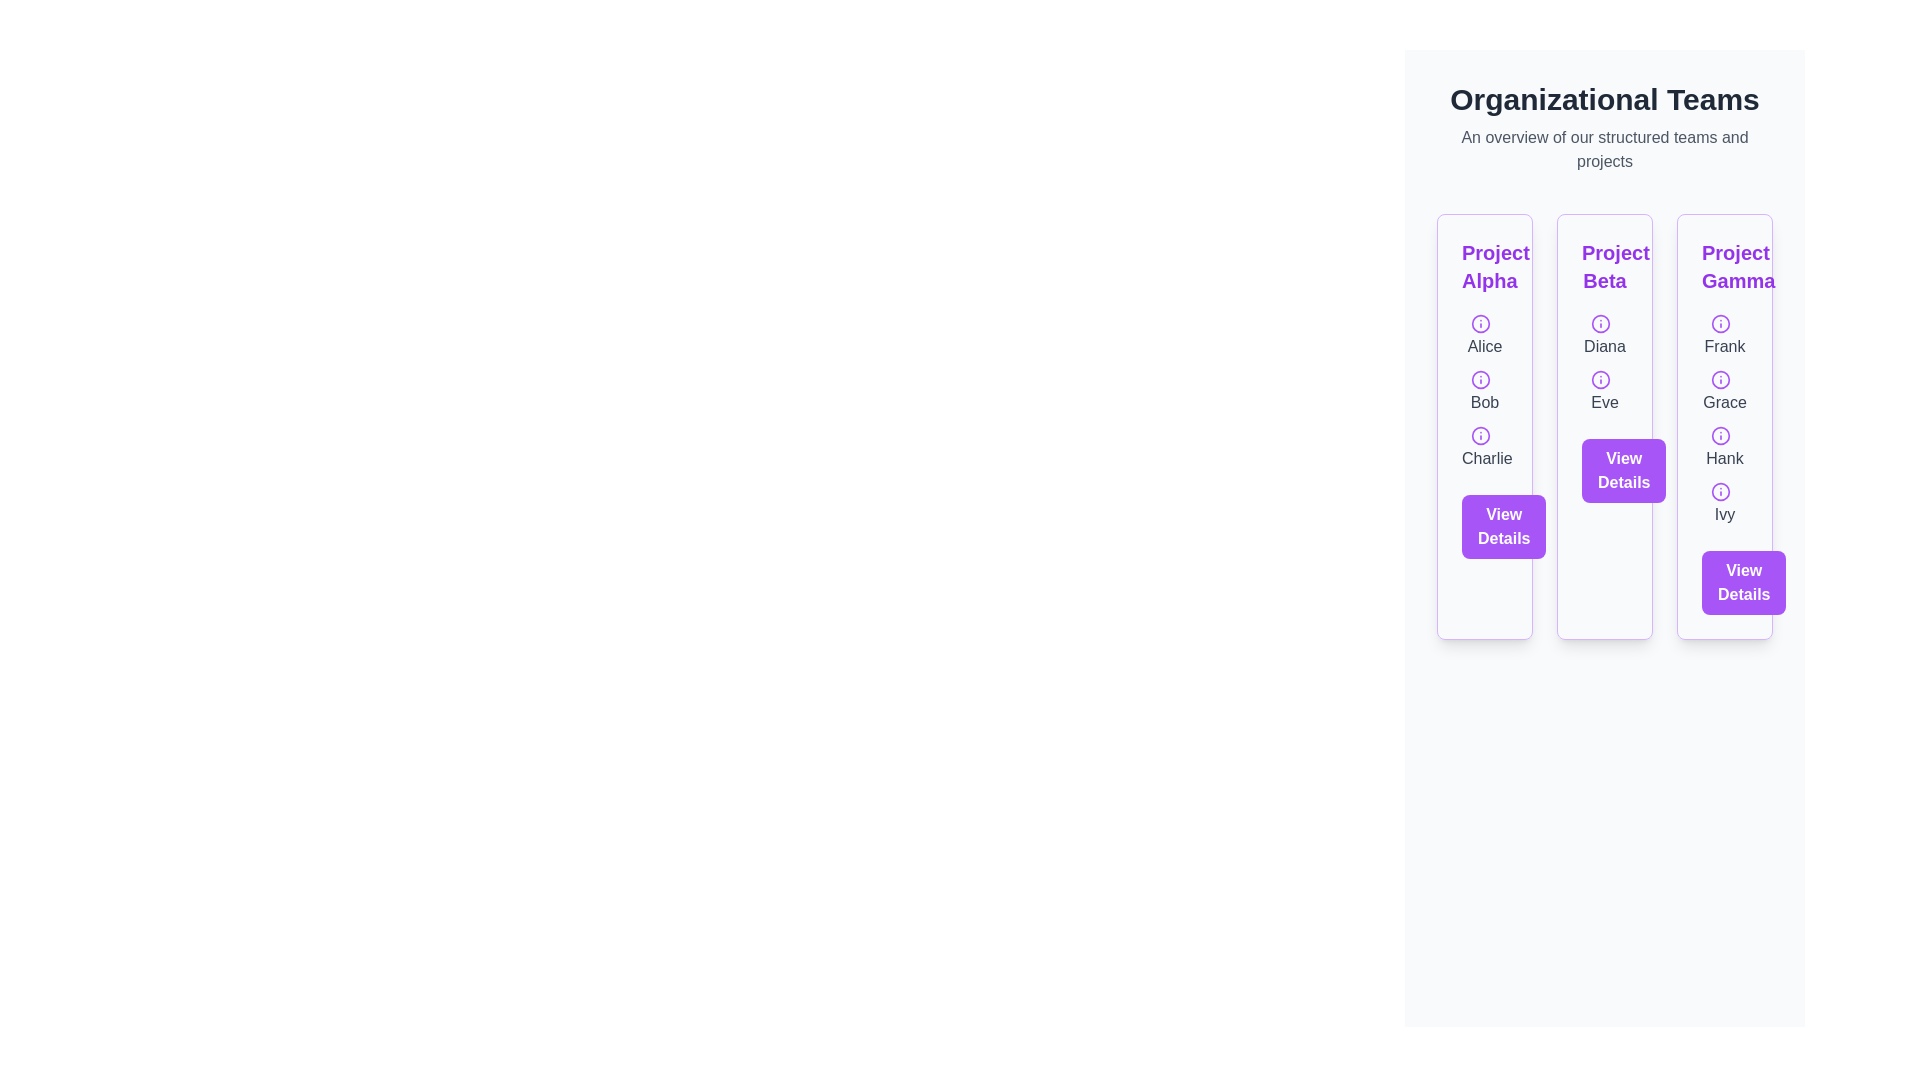 This screenshot has height=1080, width=1920. I want to click on the text label 'Grace' located below the entry for 'Frank' and above 'Hank', so click(1723, 390).